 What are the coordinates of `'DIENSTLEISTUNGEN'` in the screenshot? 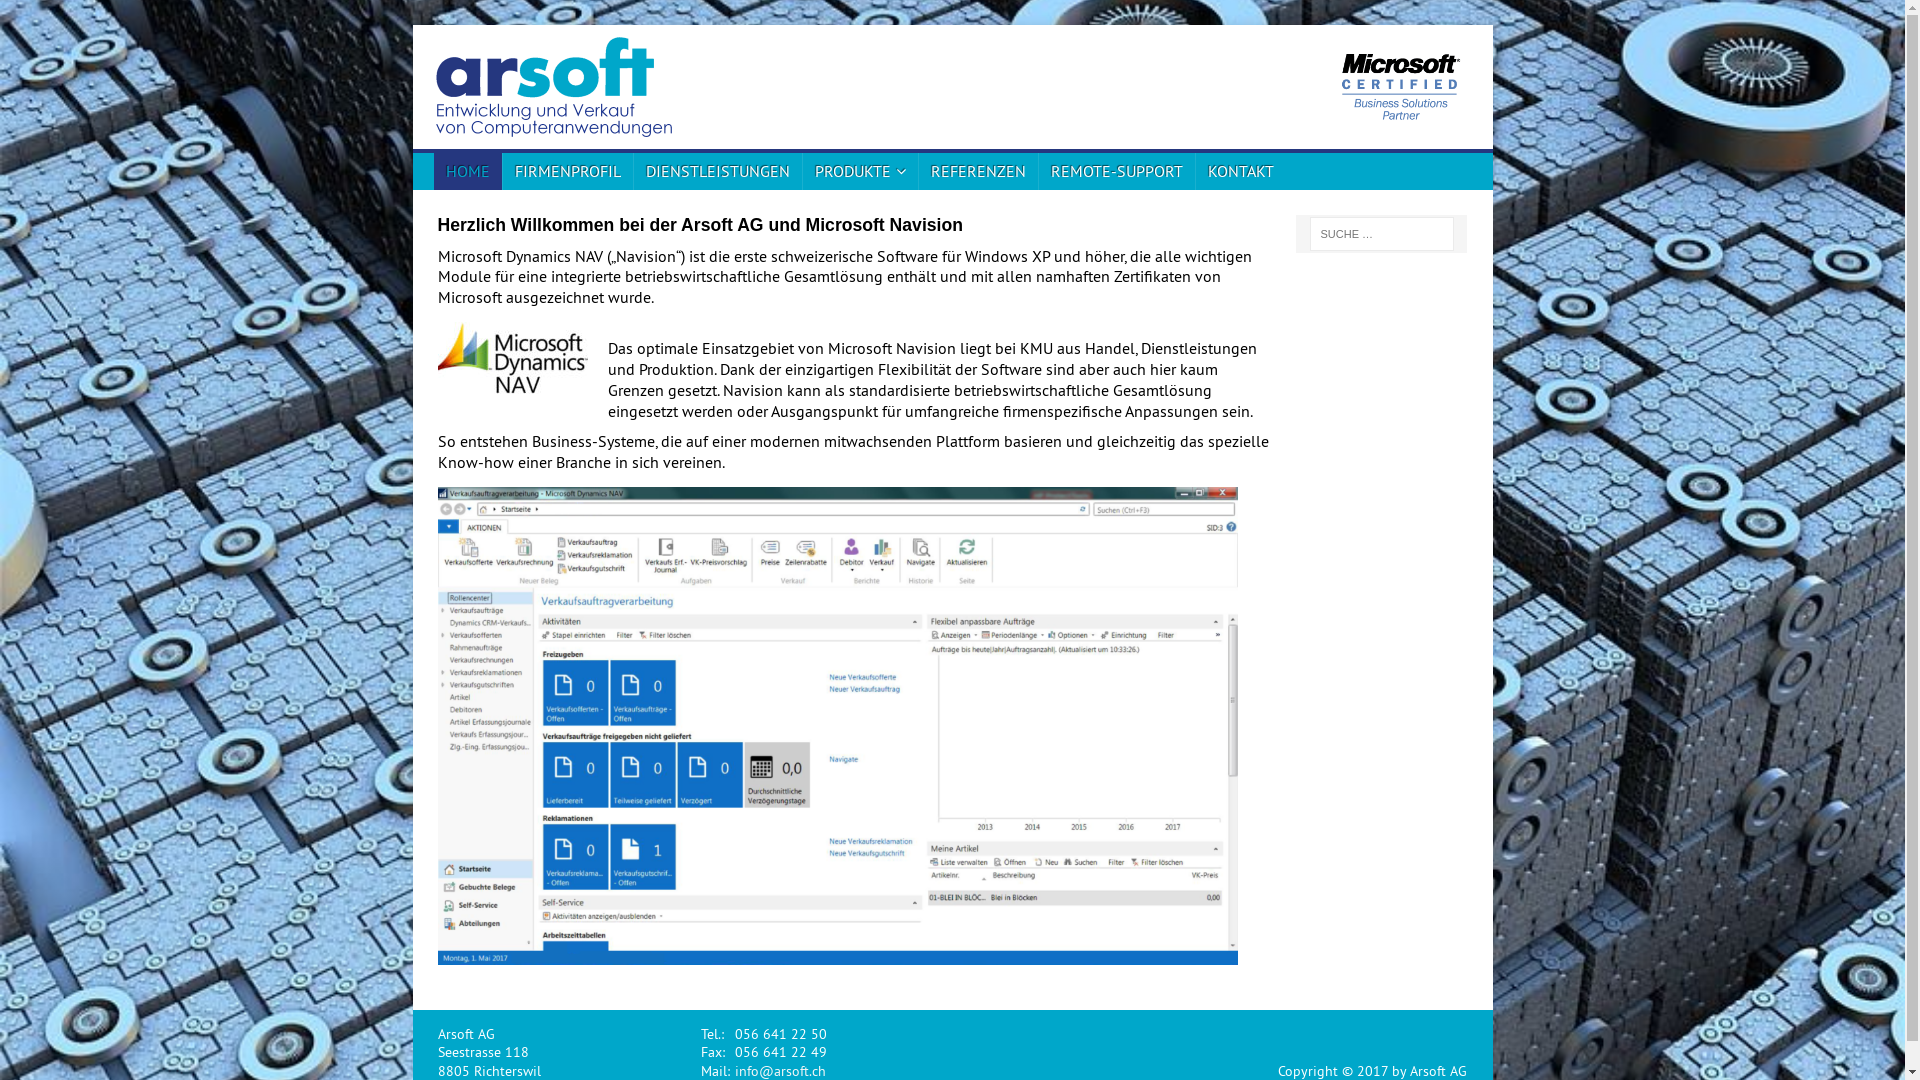 It's located at (632, 170).